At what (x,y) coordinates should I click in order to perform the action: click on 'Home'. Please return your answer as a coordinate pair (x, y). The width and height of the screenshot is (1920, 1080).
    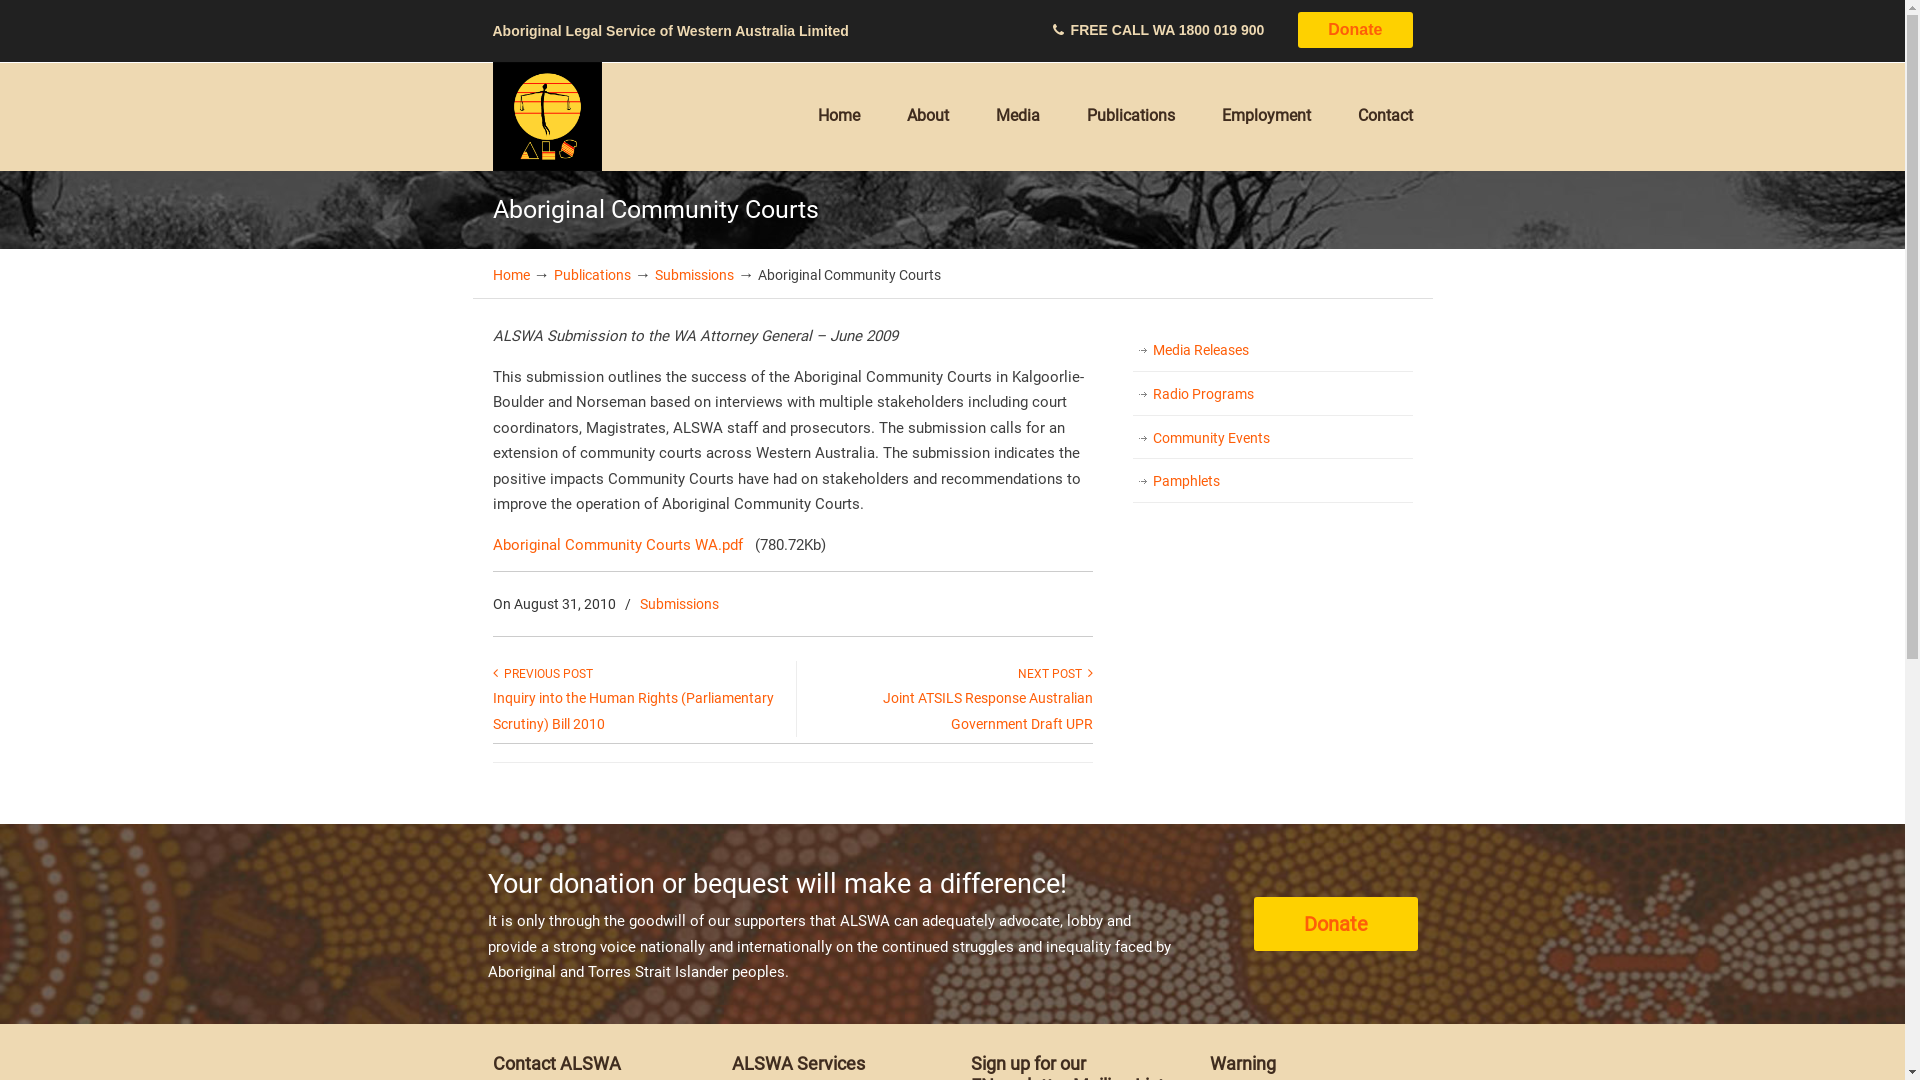
    Looking at the image, I should click on (839, 115).